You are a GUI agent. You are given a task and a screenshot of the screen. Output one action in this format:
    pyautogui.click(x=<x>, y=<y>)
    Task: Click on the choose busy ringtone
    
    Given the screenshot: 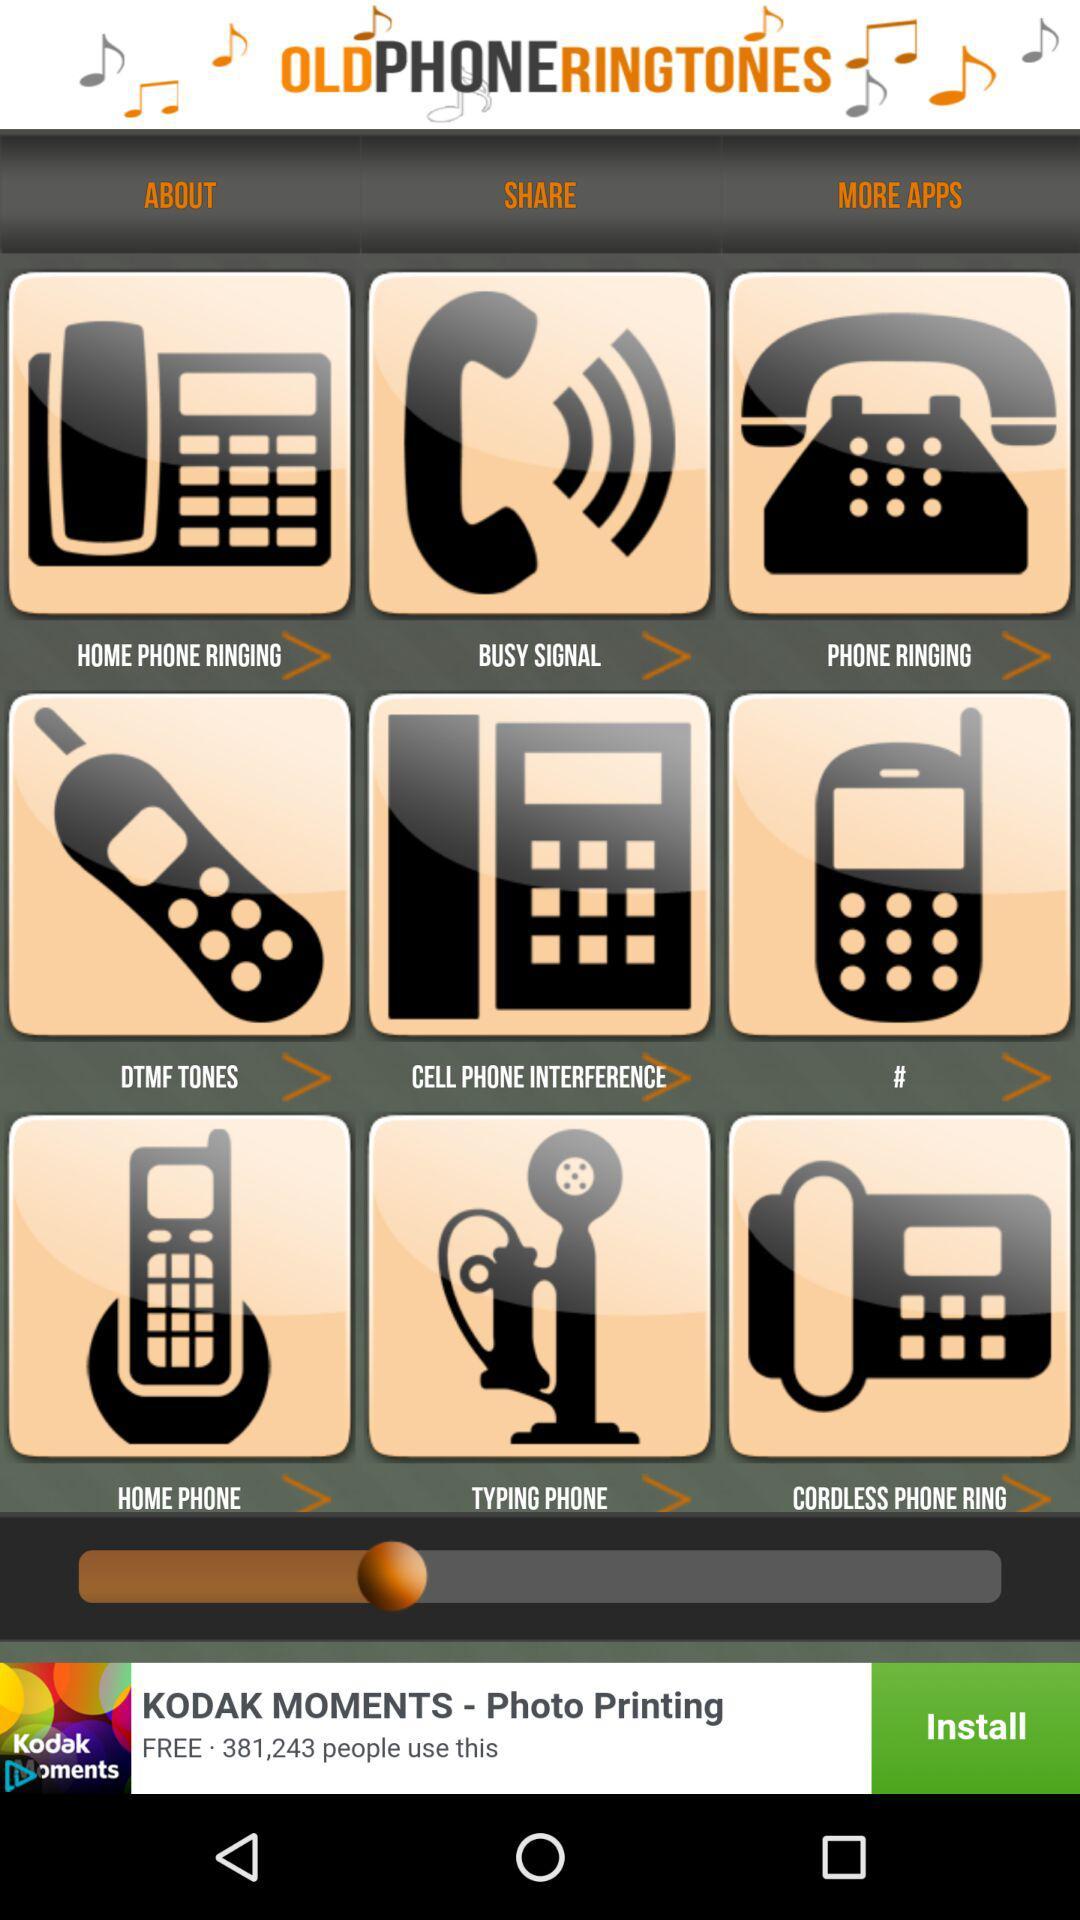 What is the action you would take?
    pyautogui.click(x=538, y=443)
    